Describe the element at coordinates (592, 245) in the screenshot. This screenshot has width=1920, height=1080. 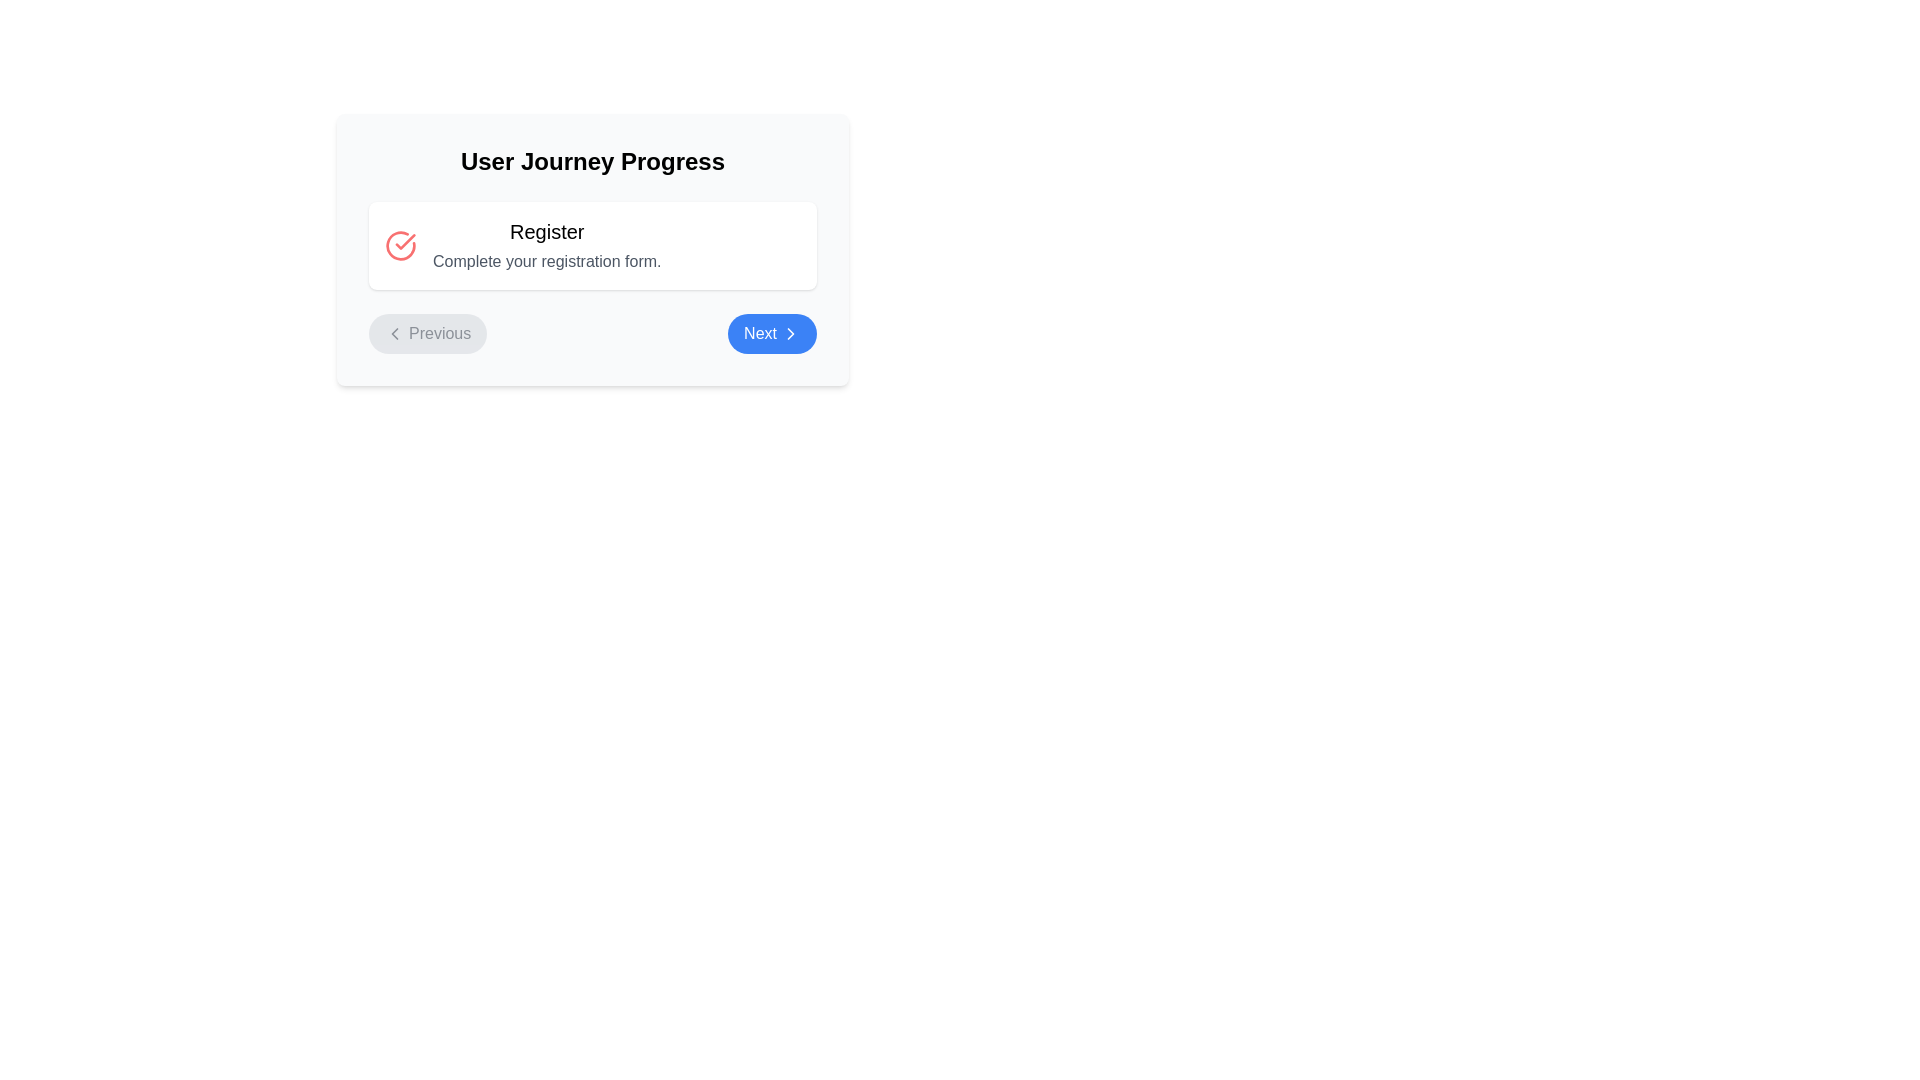
I see `text displayed on the informational card that provides information about the current stage in the user journey ('Register') and prompts the user to complete the registration form` at that location.